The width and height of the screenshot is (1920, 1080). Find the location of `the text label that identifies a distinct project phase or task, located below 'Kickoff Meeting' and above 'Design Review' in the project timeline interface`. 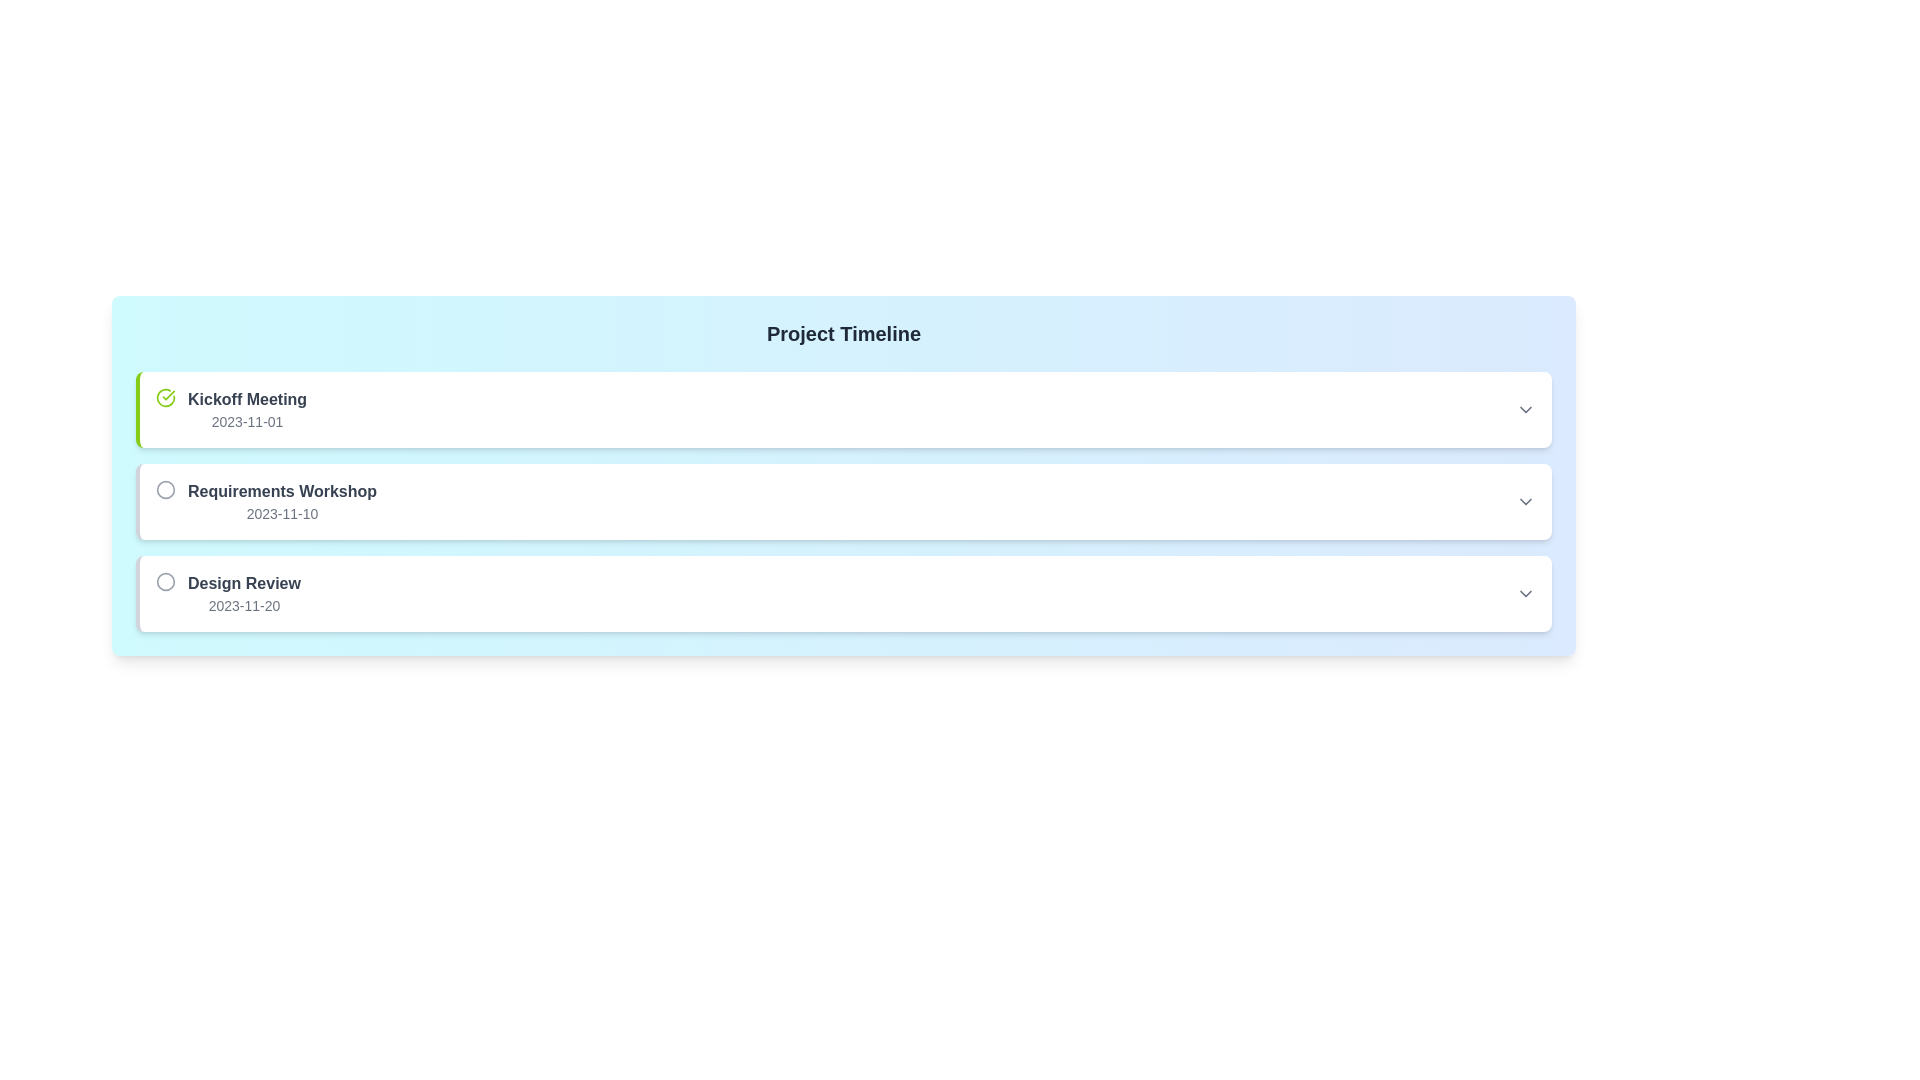

the text label that identifies a distinct project phase or task, located below 'Kickoff Meeting' and above 'Design Review' in the project timeline interface is located at coordinates (281, 492).